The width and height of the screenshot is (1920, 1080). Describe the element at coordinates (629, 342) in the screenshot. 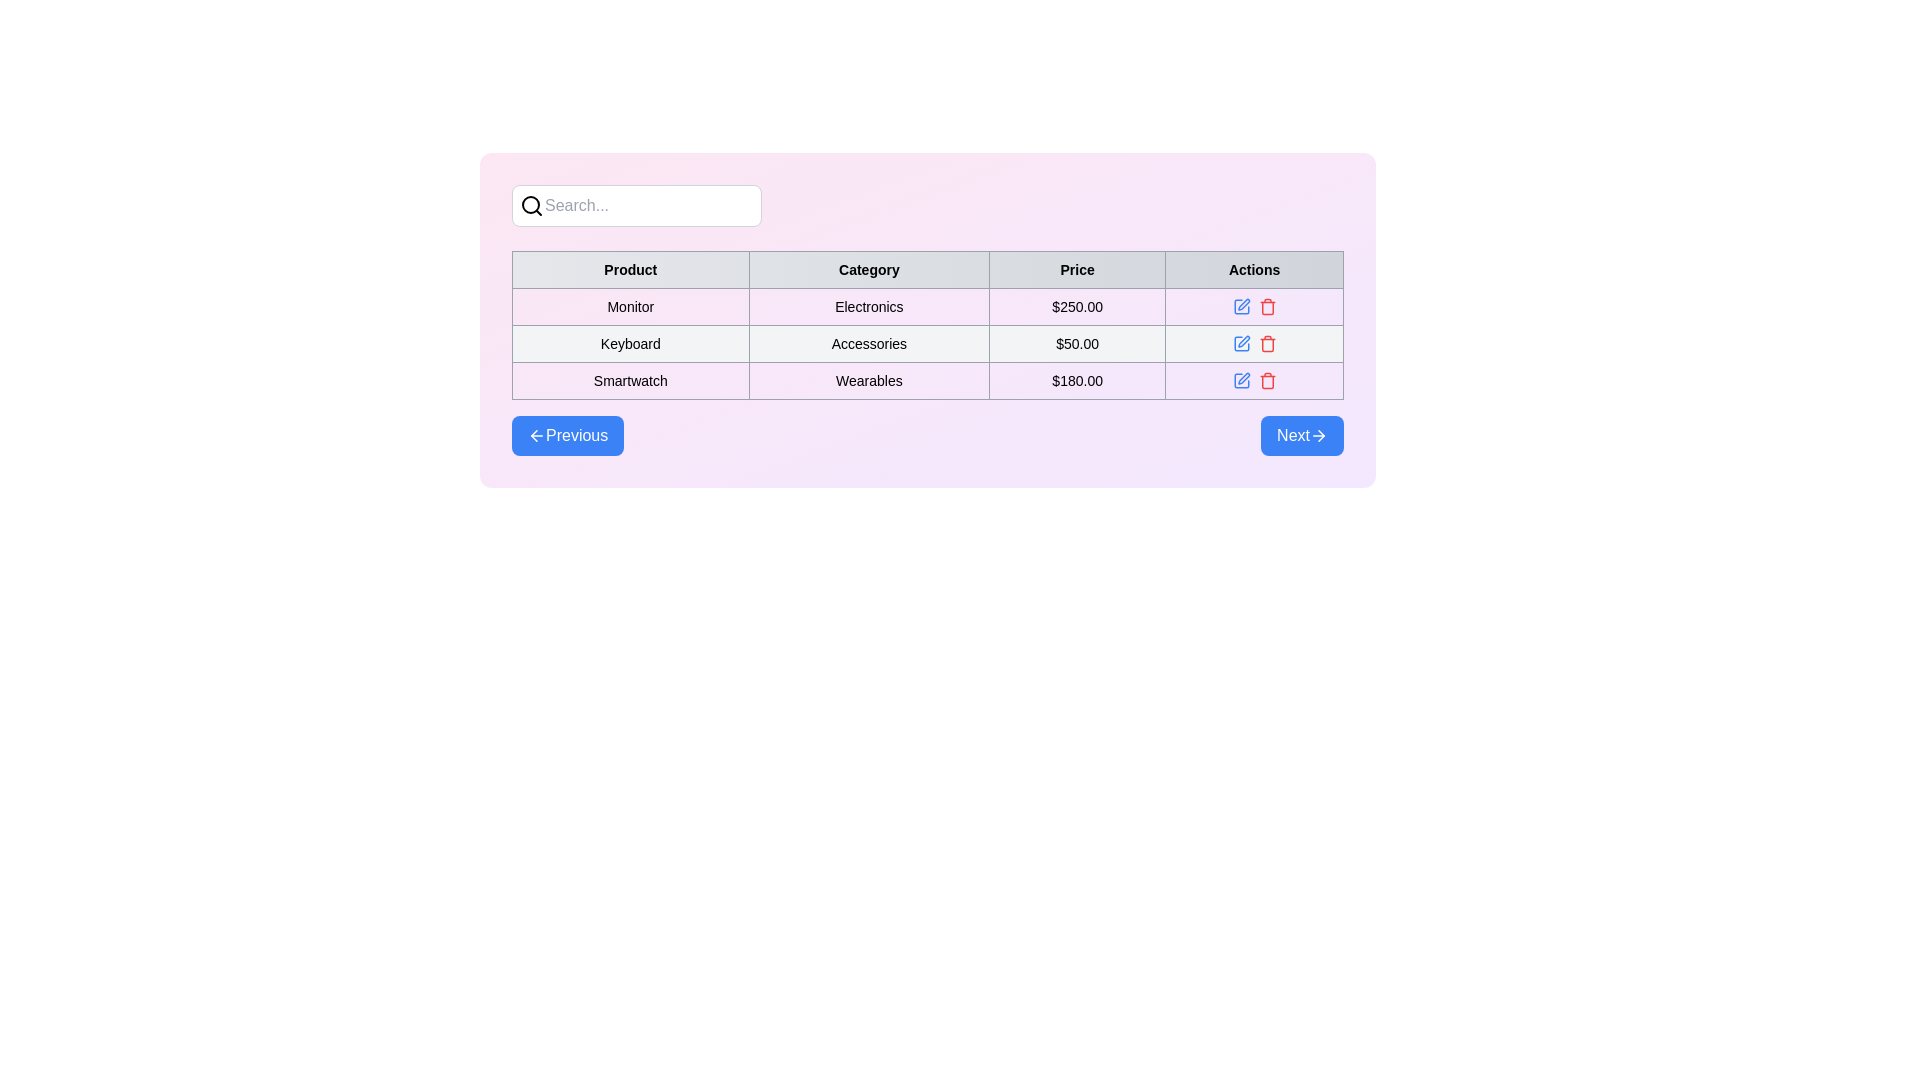

I see `text label indicating the product name 'Keyboard' located in the second row and first column of the product details table` at that location.